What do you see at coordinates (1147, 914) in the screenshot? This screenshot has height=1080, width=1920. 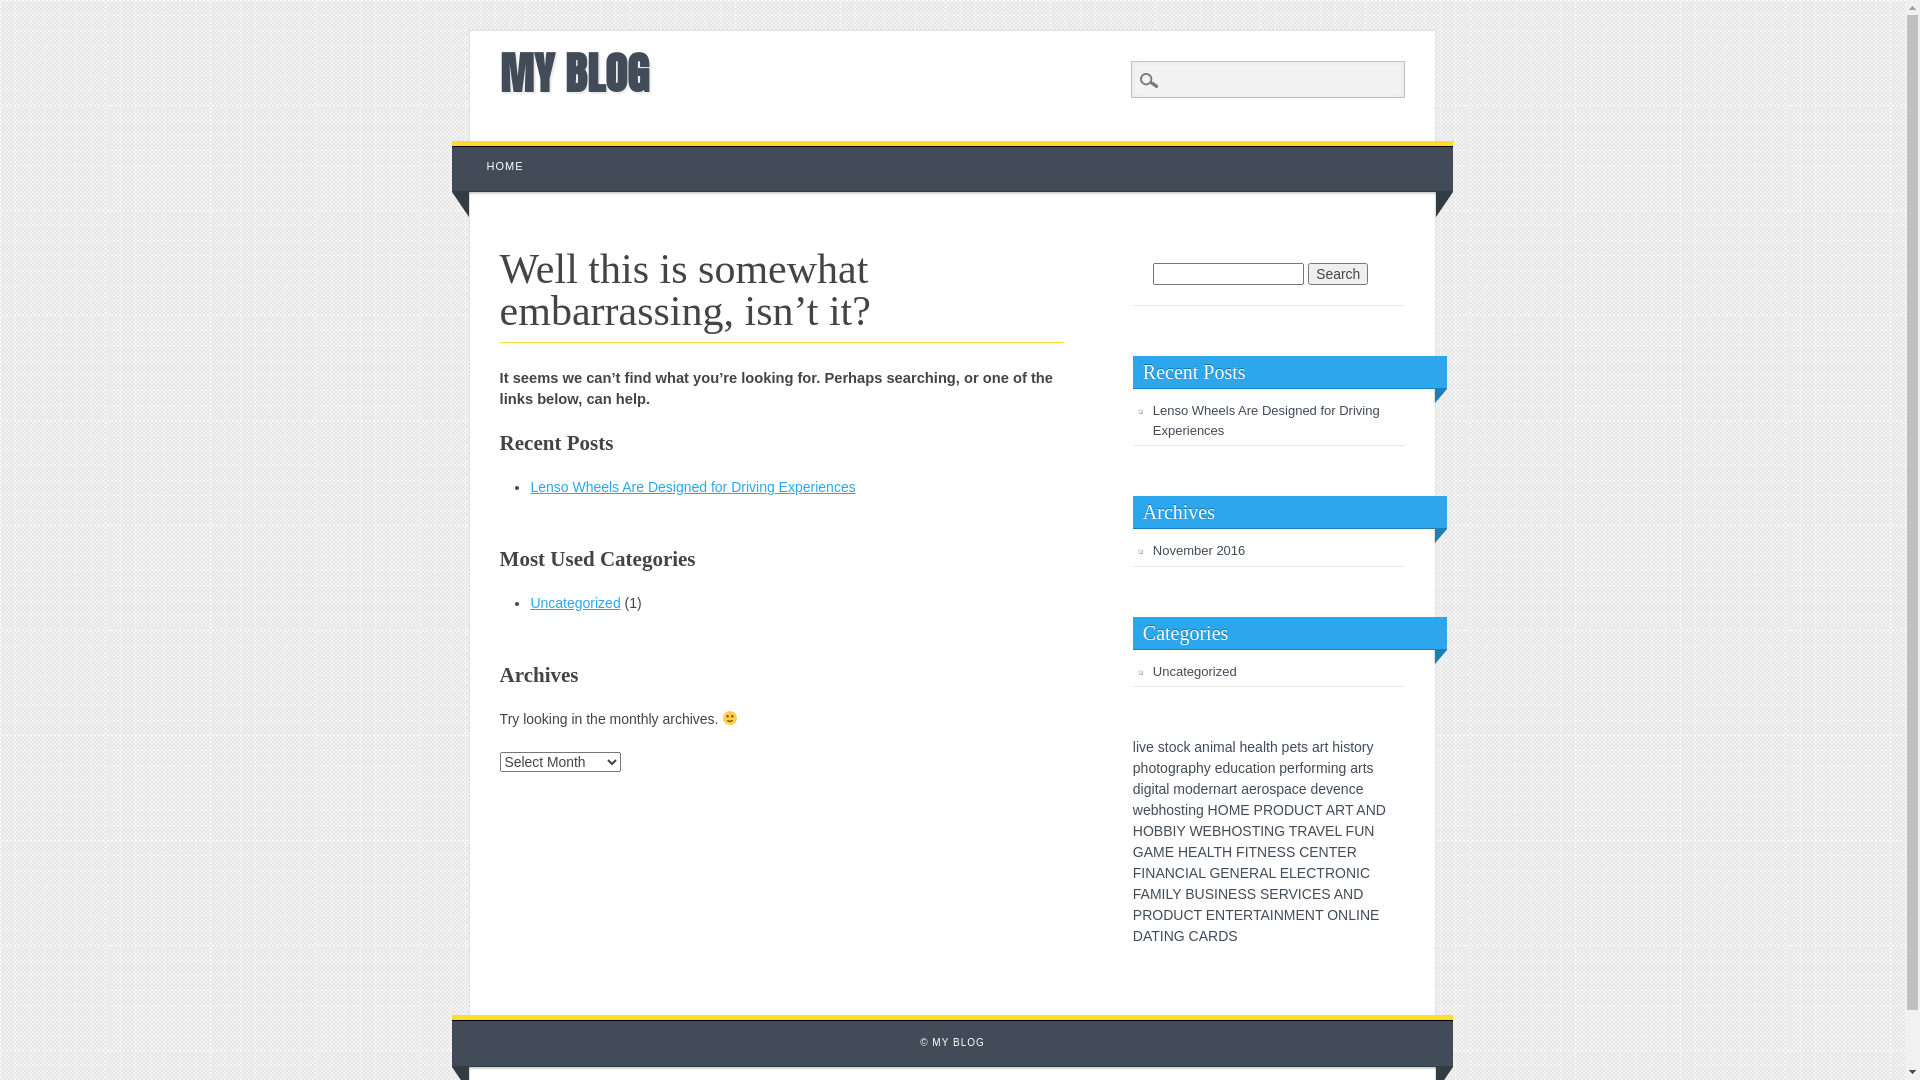 I see `'R'` at bounding box center [1147, 914].